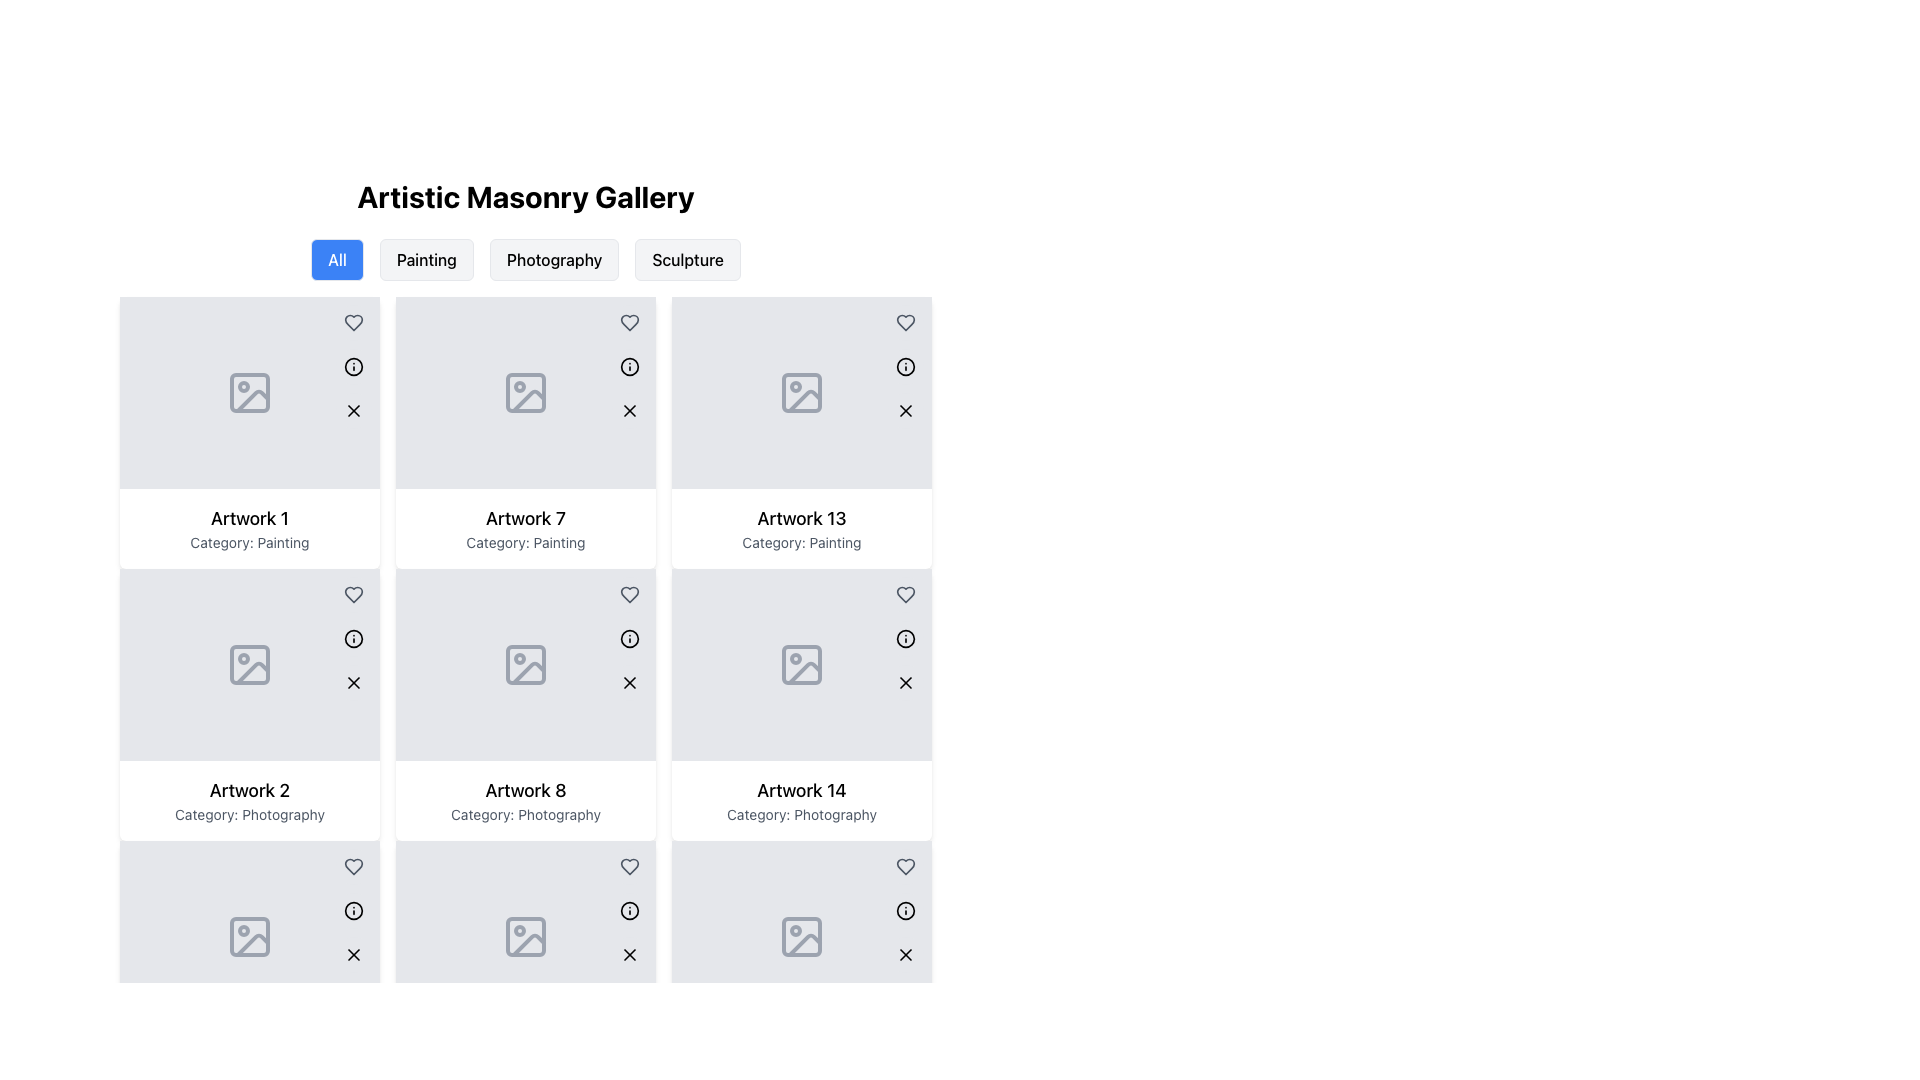 The image size is (1920, 1080). What do you see at coordinates (526, 664) in the screenshot?
I see `the small rectangular graphical decoration located within the image icon under the 'Artwork 8' tile, which is in the second column, second row of the gallery grid` at bounding box center [526, 664].